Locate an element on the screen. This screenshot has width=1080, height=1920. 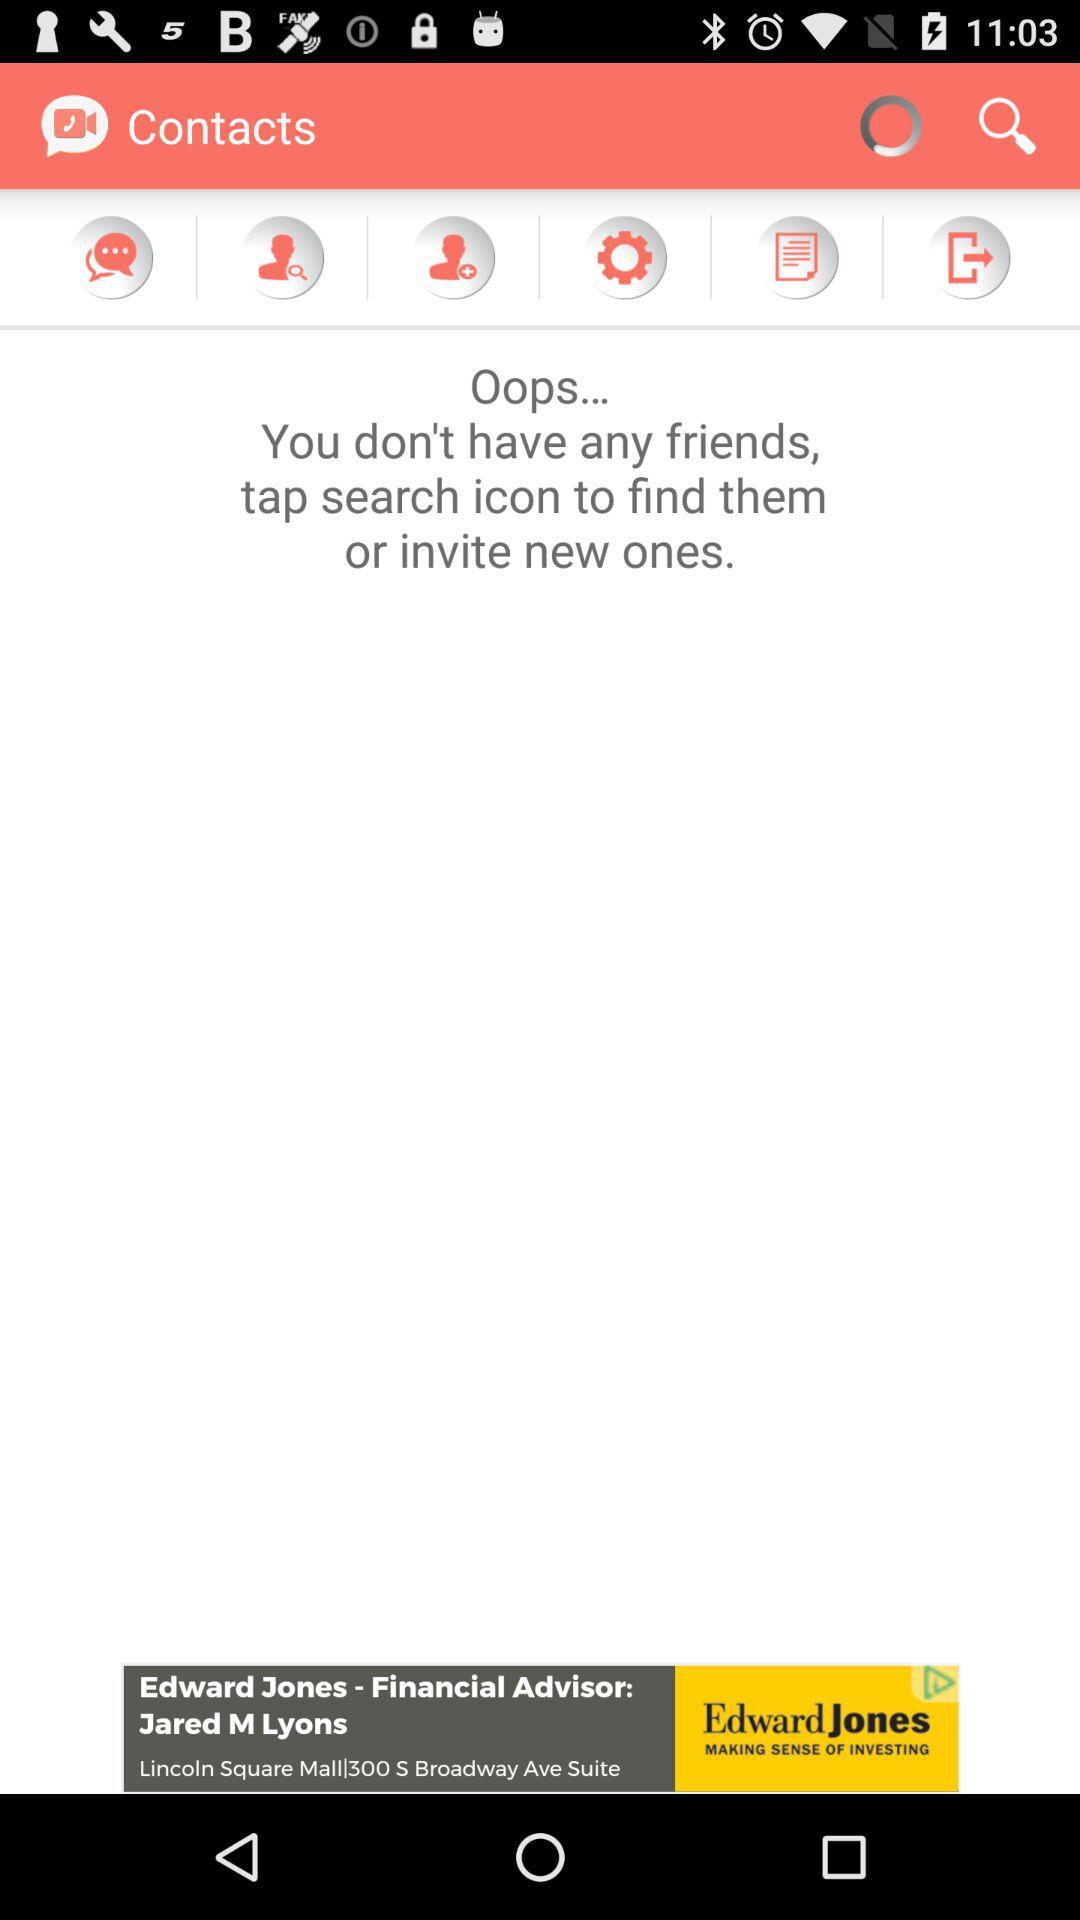
message log is located at coordinates (795, 256).